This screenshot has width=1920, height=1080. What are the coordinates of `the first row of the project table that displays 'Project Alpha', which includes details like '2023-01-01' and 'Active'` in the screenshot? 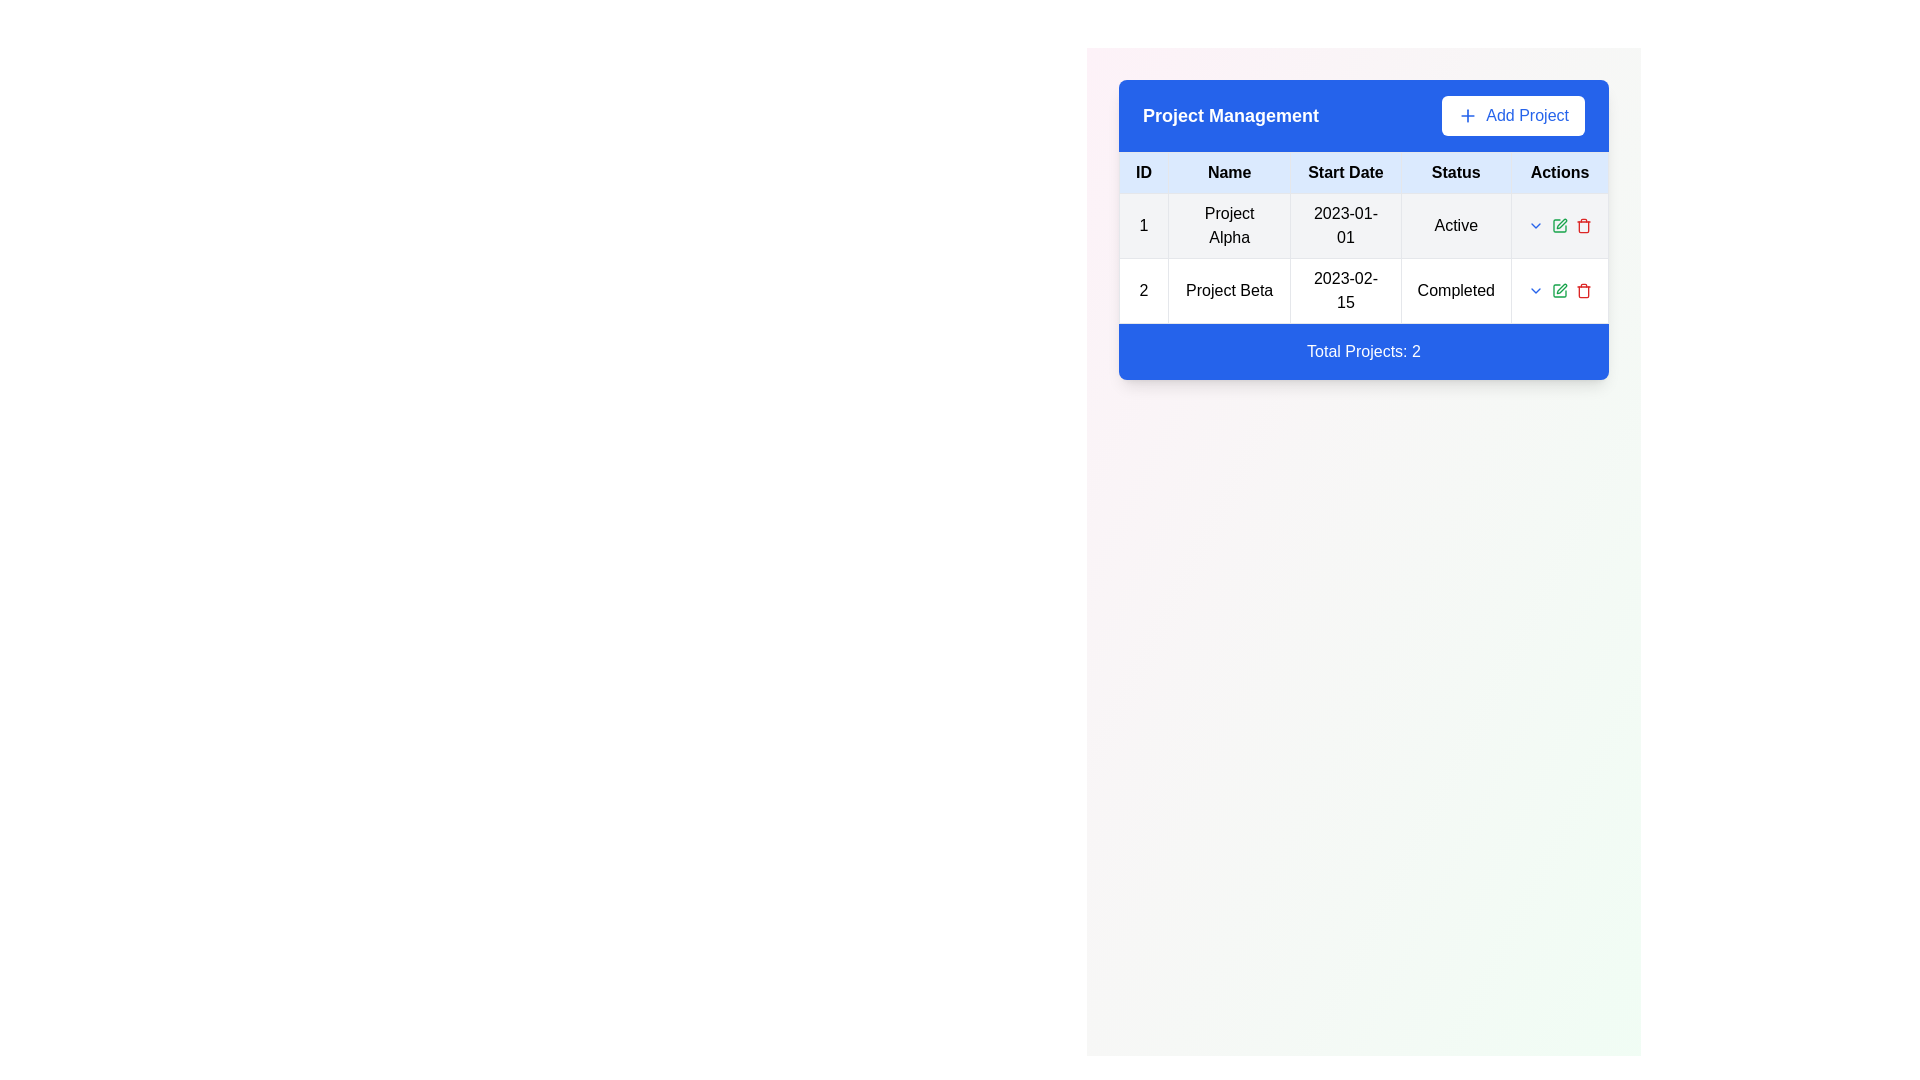 It's located at (1362, 257).